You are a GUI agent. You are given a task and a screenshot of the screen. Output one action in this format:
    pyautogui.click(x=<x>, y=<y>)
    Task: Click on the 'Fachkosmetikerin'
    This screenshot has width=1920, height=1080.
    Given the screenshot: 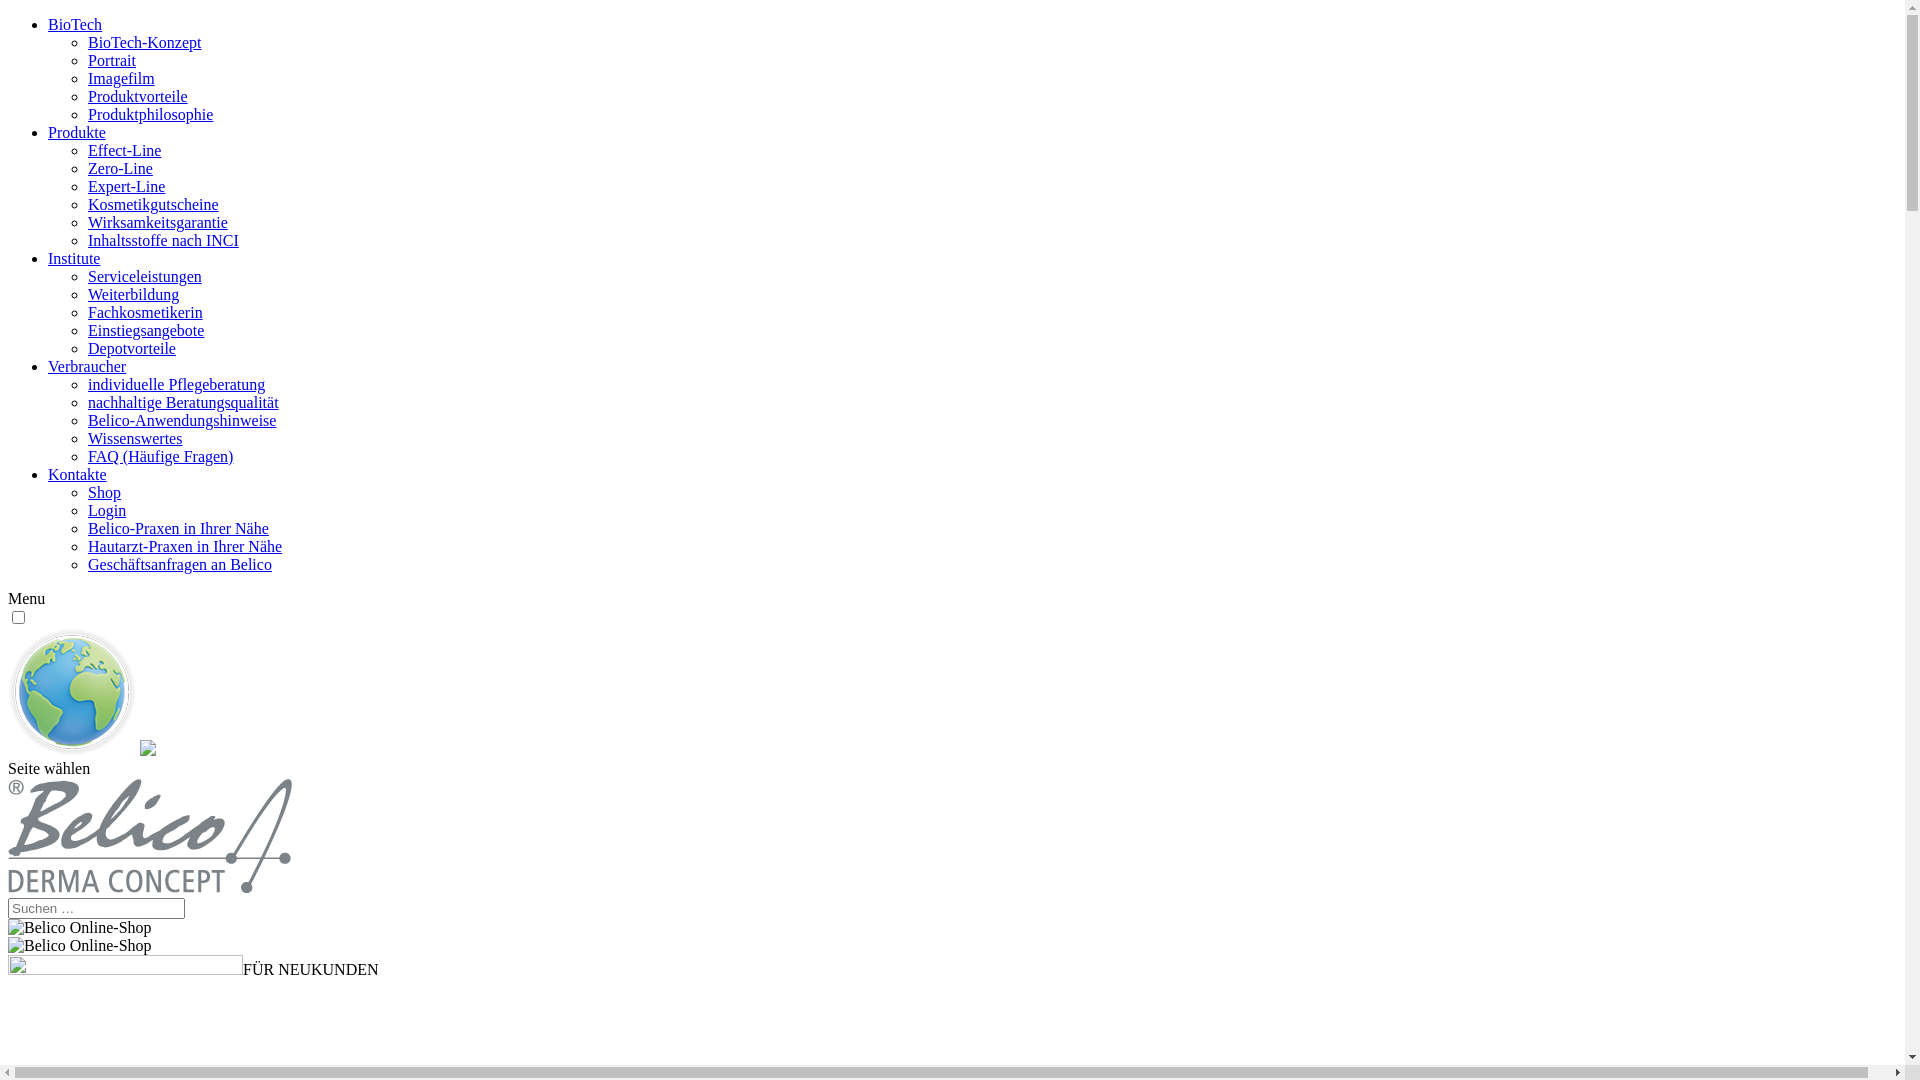 What is the action you would take?
    pyautogui.click(x=144, y=312)
    